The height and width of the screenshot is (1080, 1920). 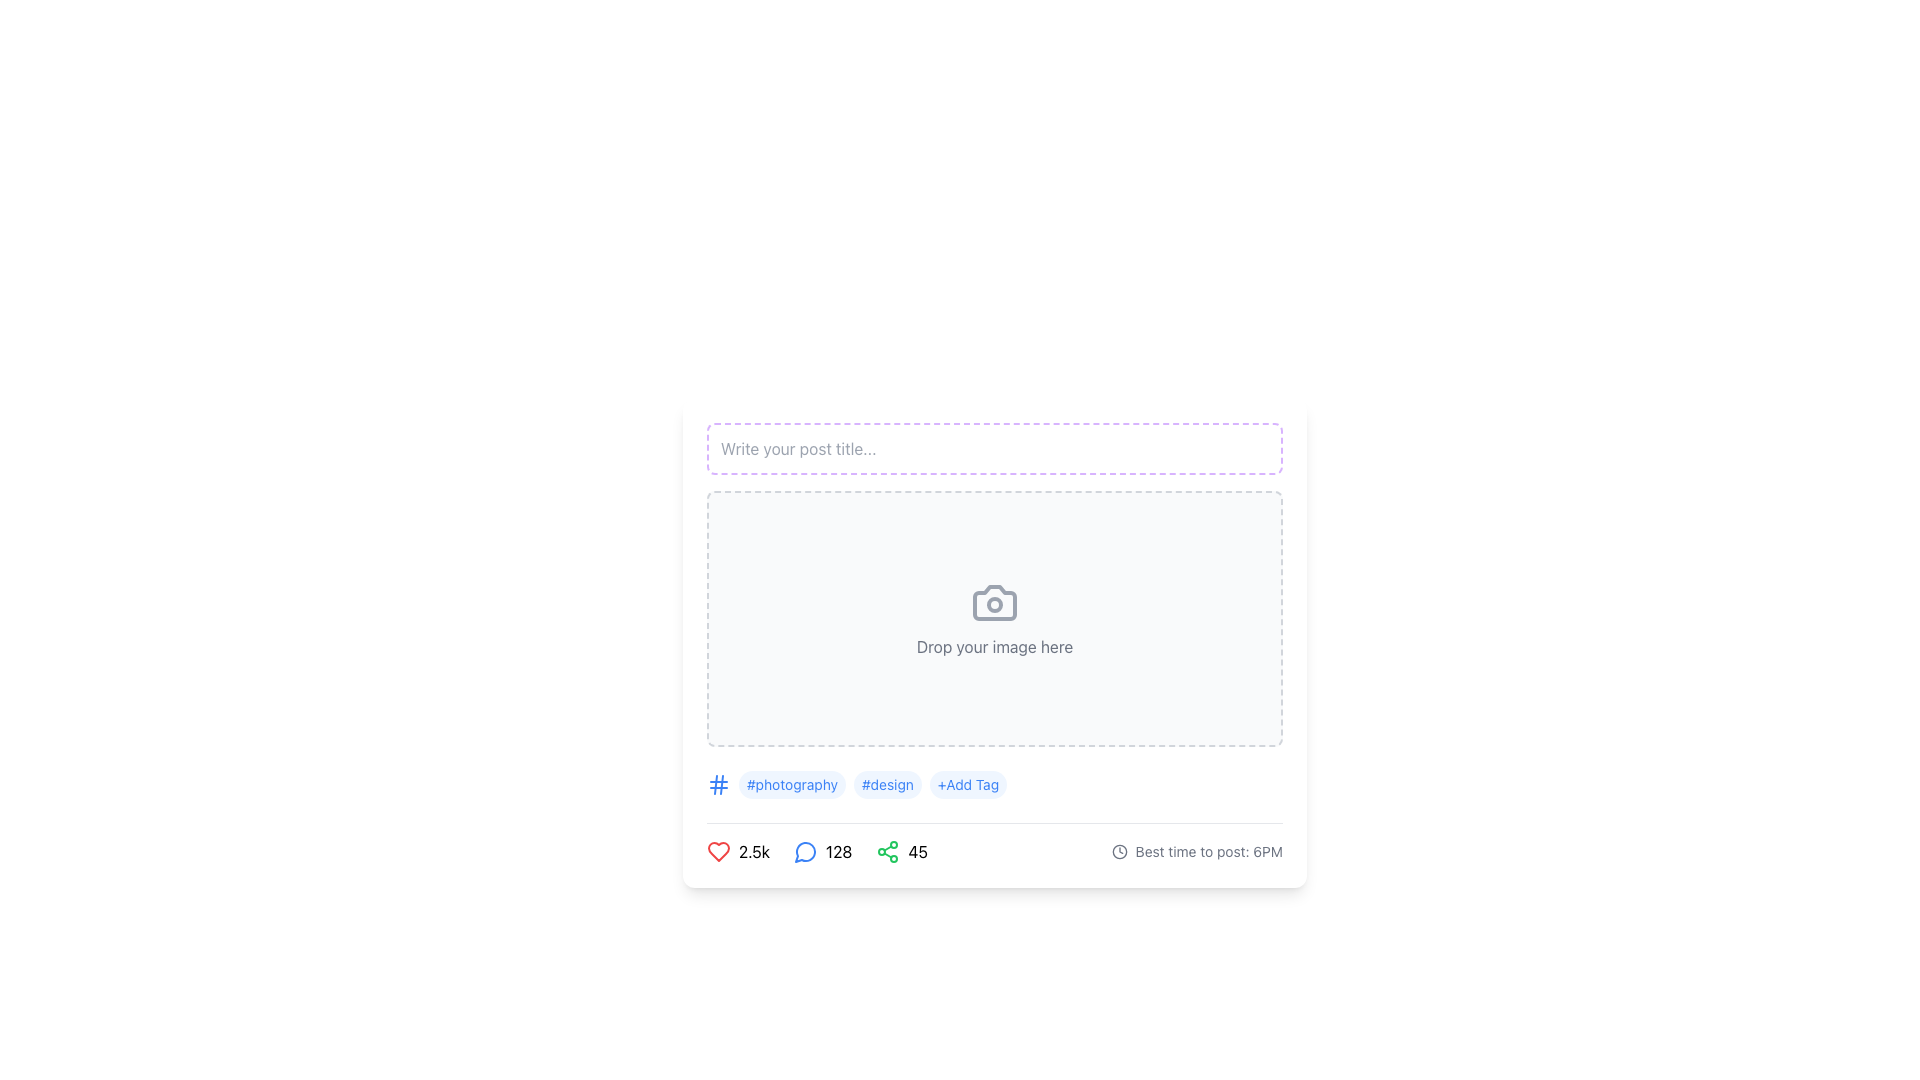 What do you see at coordinates (1208, 852) in the screenshot?
I see `the static informational text displaying 'Best time to post: 6PM', located at the bottom-right corner of the card, next to the clock icon` at bounding box center [1208, 852].